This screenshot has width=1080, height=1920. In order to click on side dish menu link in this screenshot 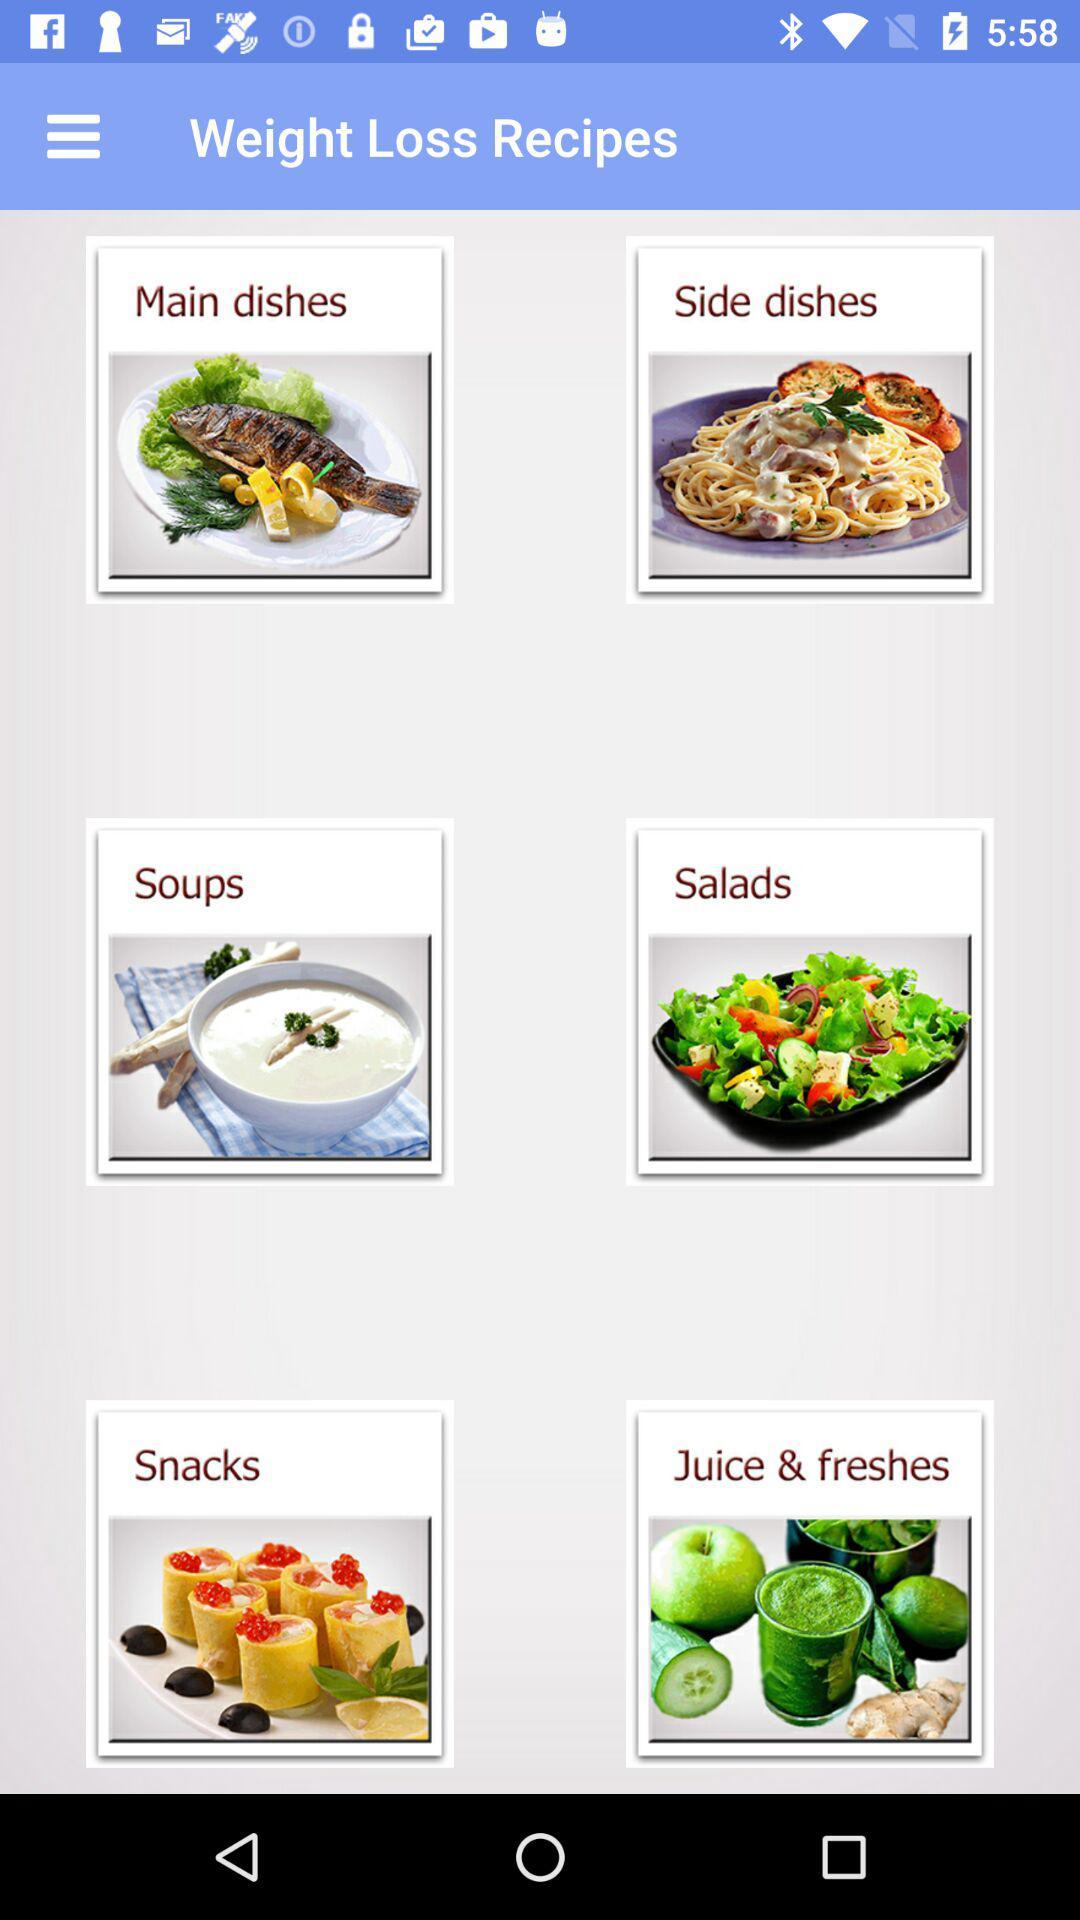, I will do `click(810, 419)`.